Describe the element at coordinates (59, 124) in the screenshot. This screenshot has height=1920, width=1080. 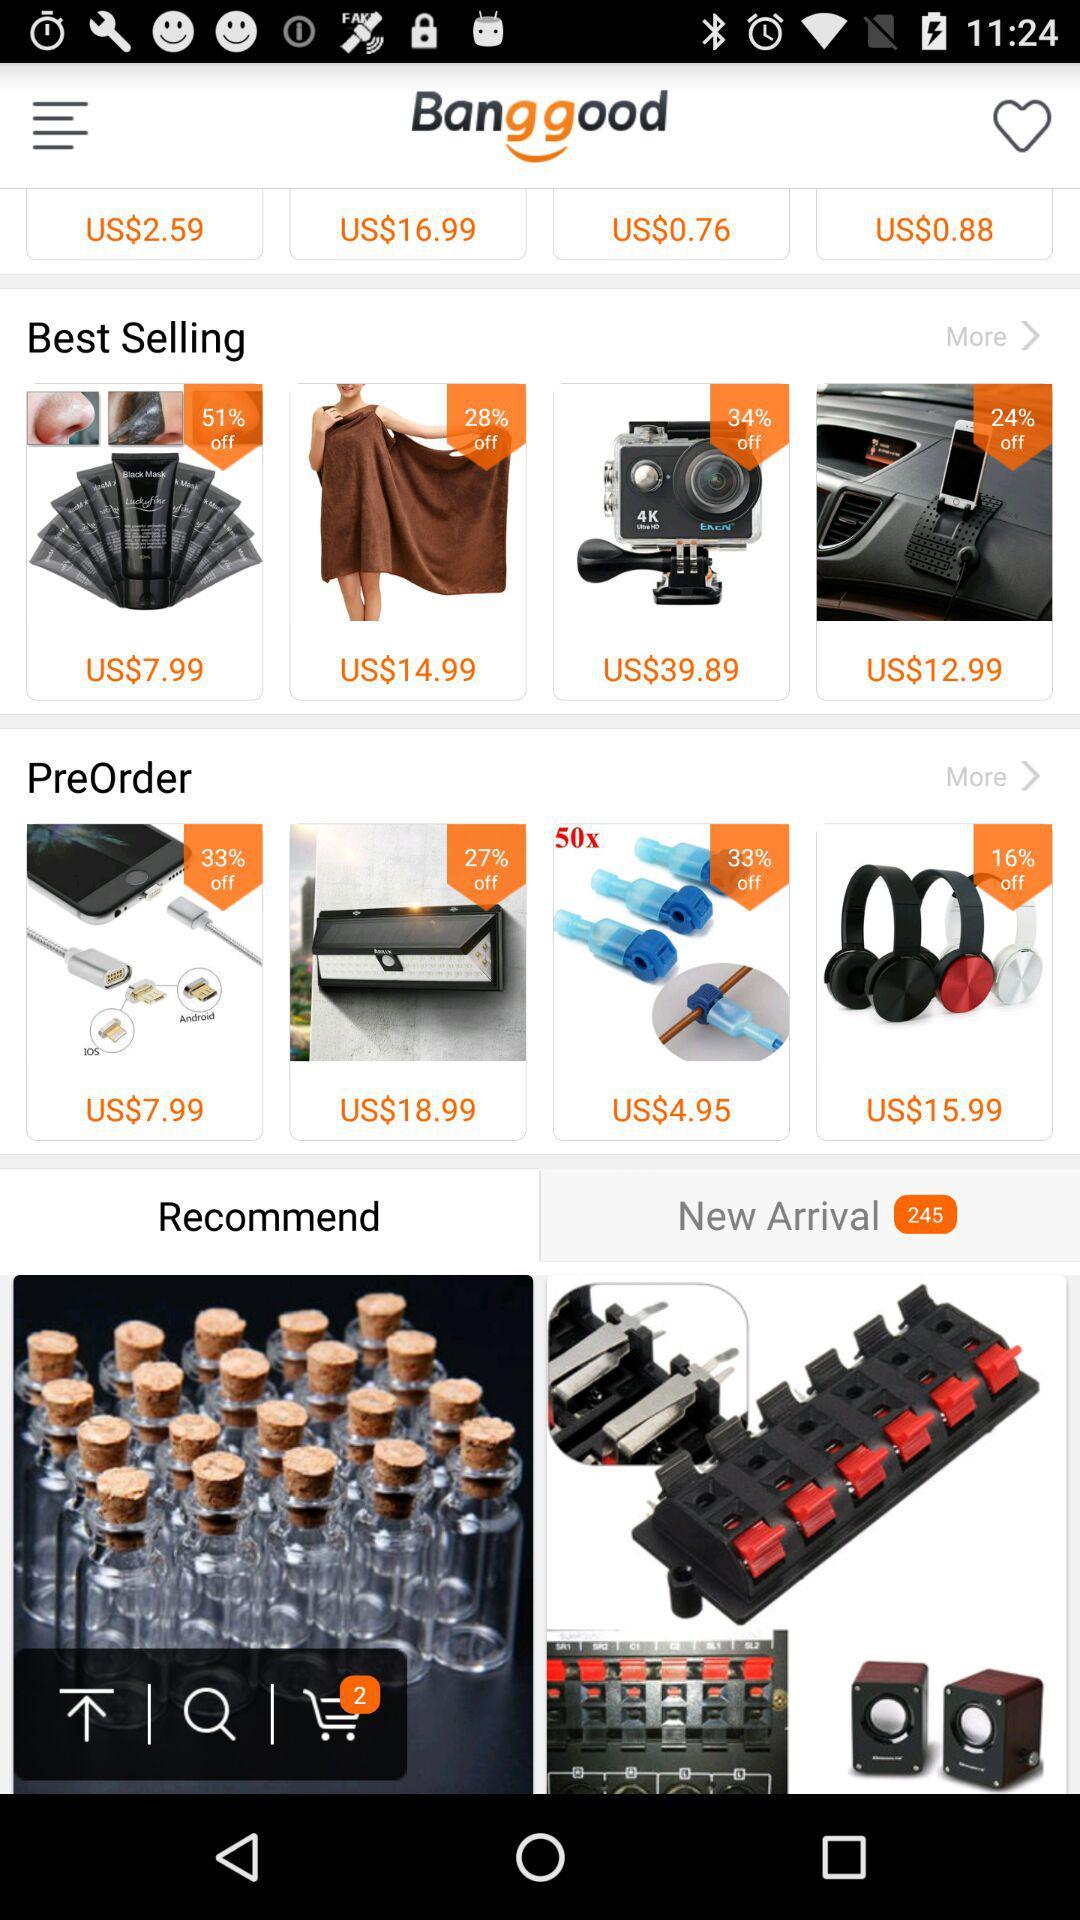
I see `dock` at that location.